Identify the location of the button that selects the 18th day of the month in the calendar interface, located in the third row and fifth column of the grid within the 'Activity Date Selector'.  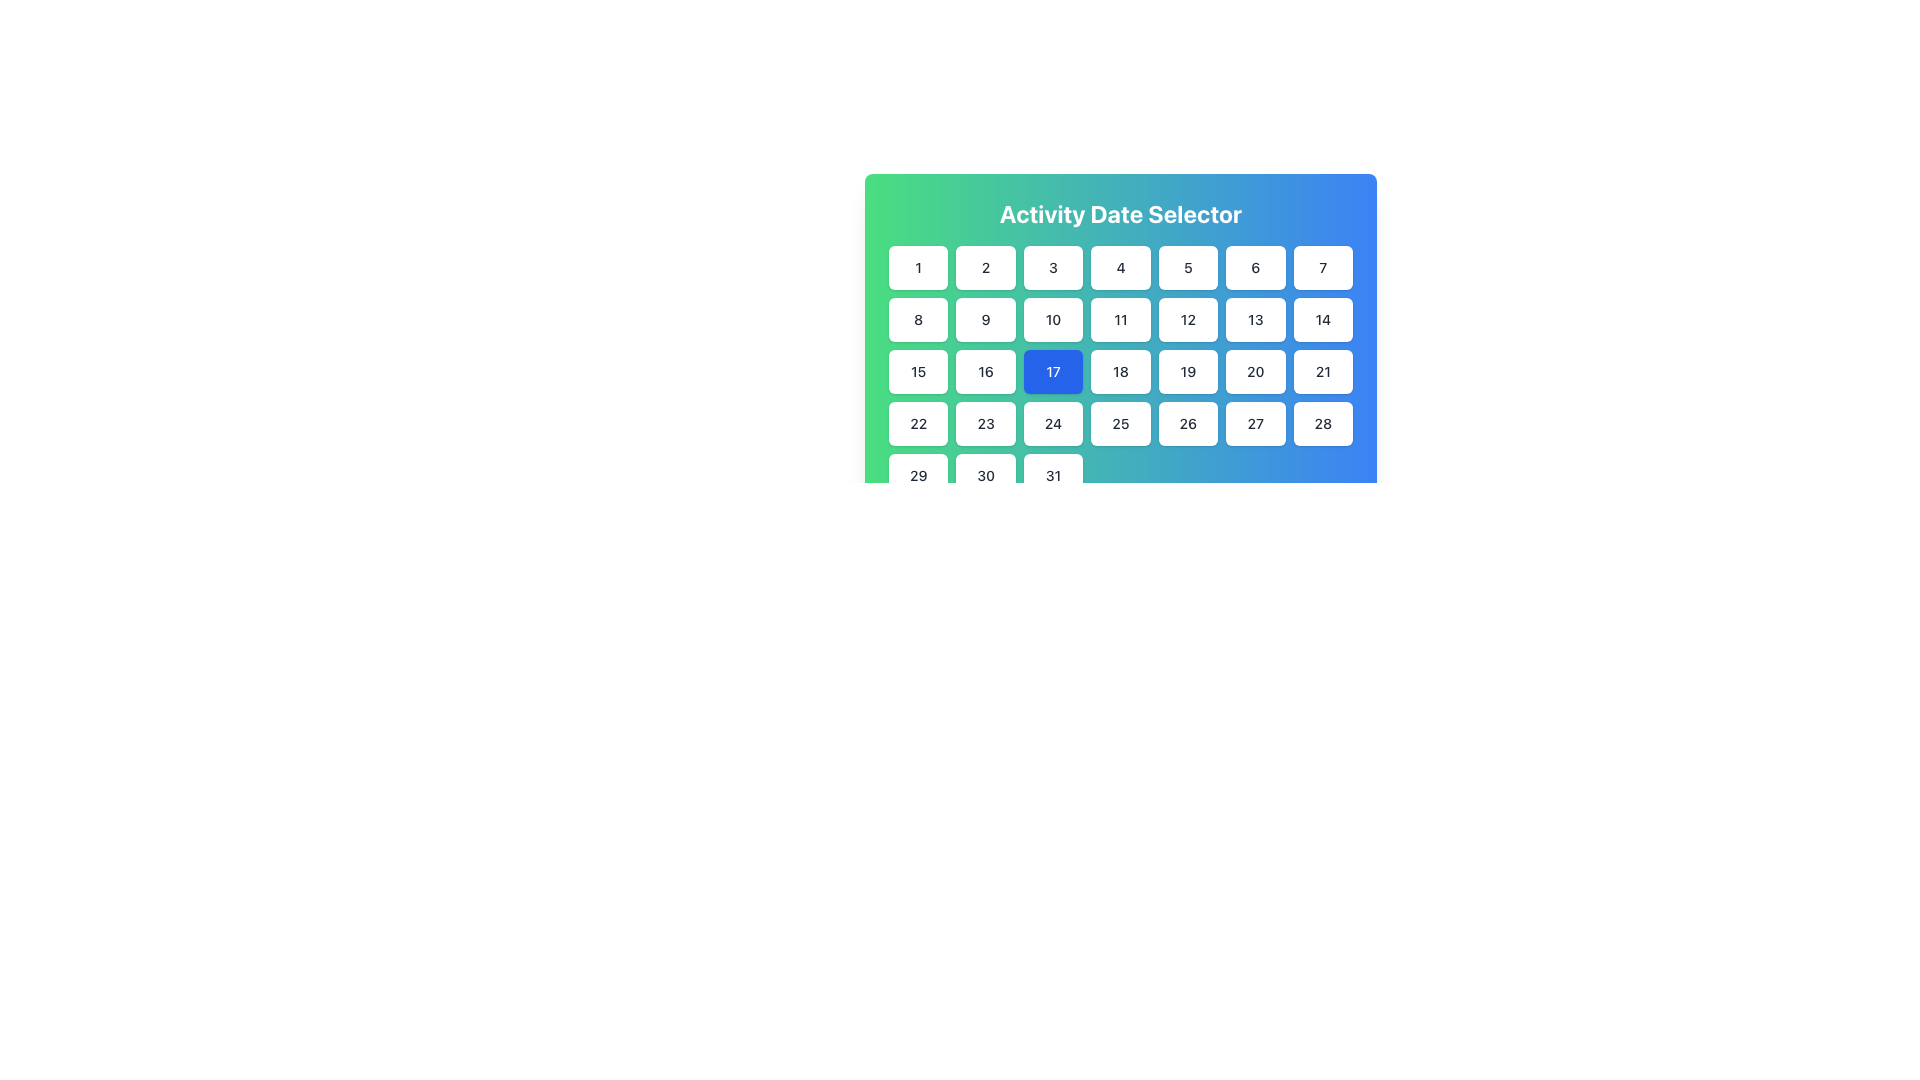
(1121, 371).